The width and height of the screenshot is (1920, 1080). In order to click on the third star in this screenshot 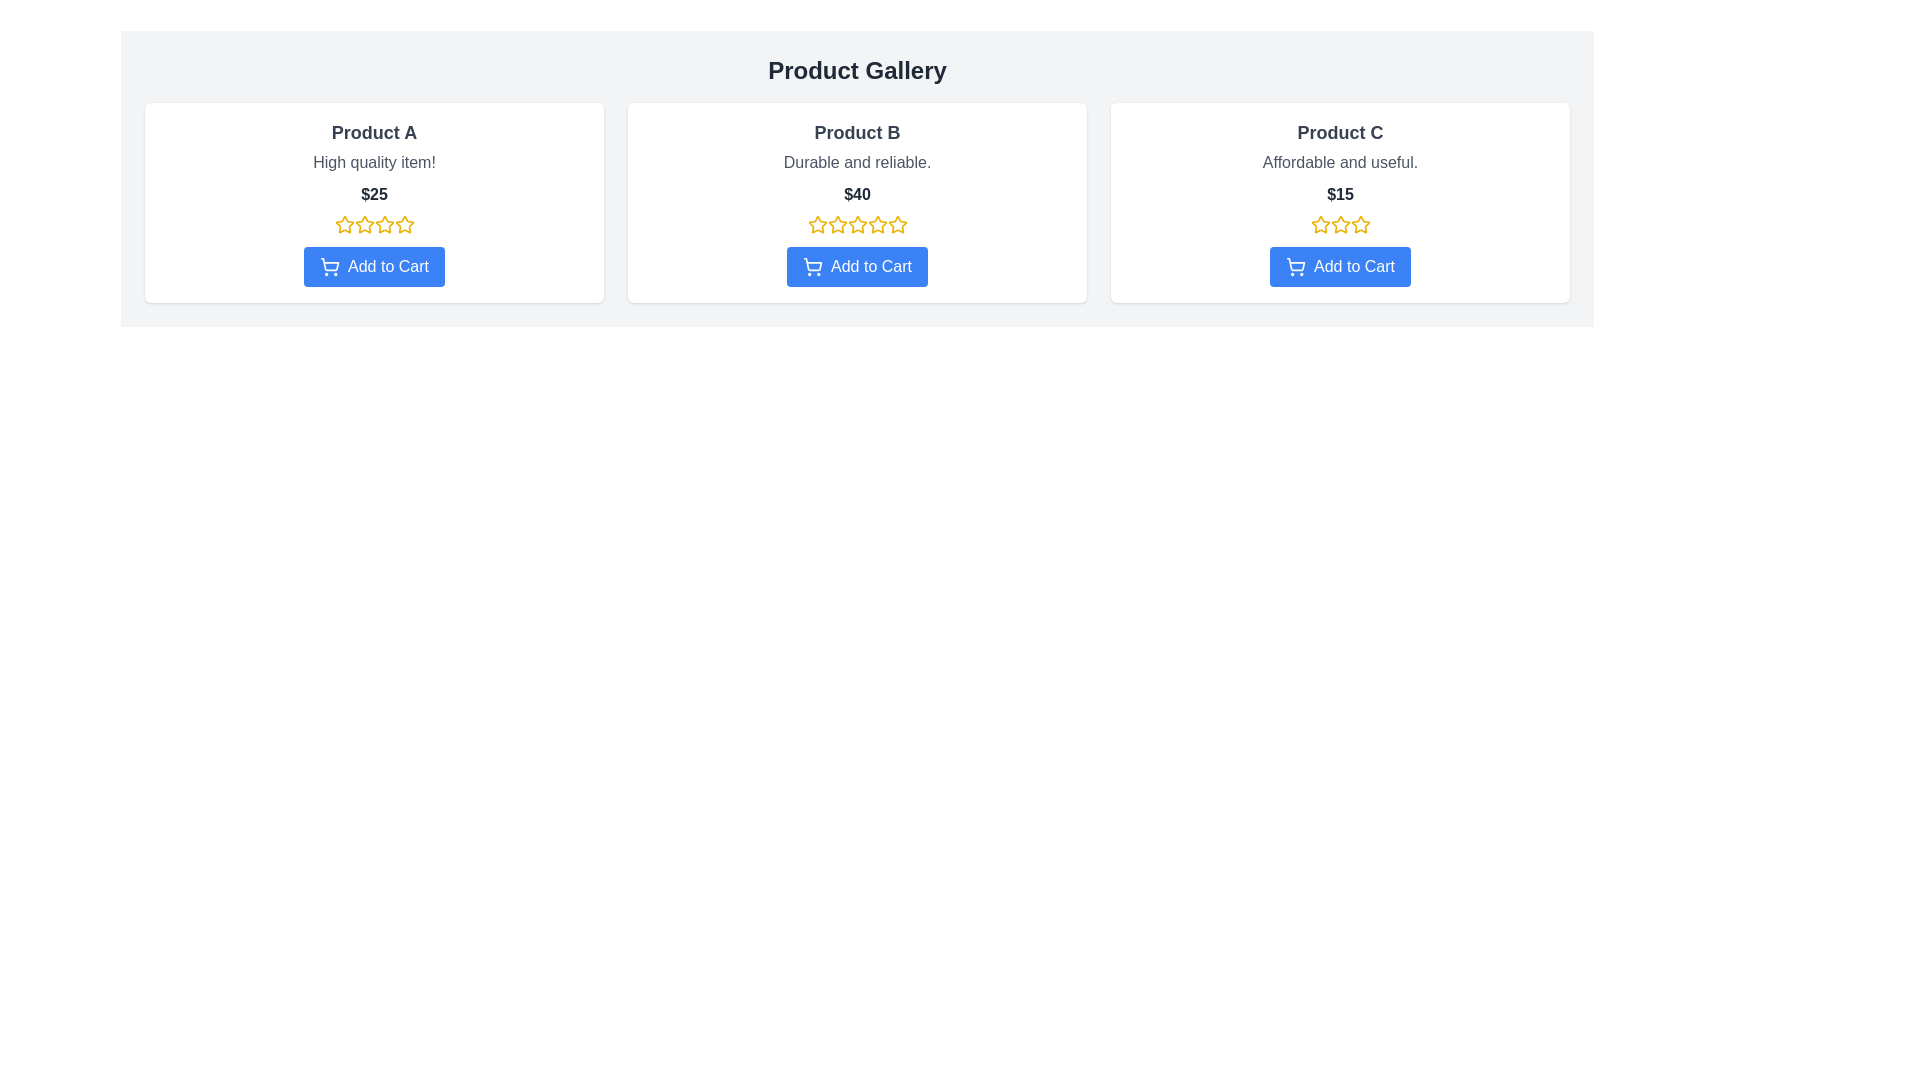, I will do `click(1339, 223)`.